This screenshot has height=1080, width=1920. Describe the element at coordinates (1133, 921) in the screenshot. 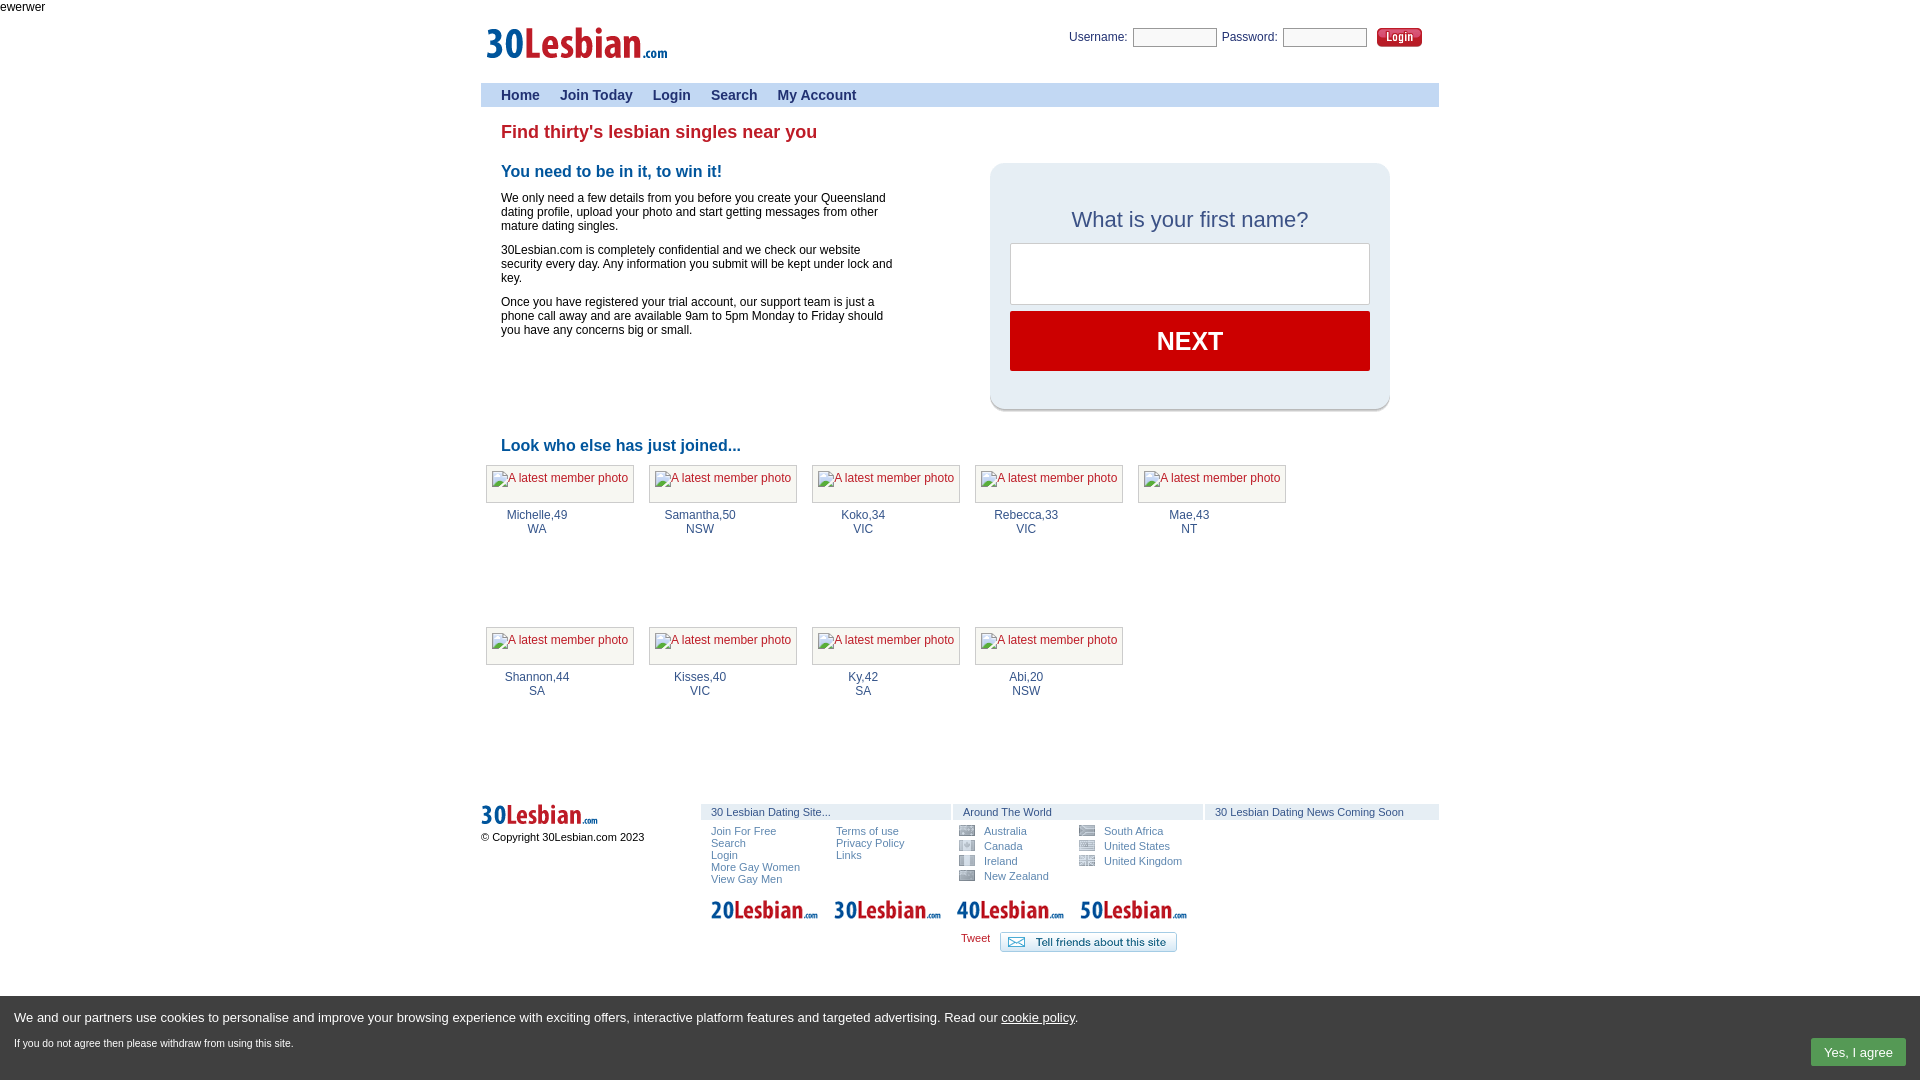

I see `'50 Lesbian Dating'` at that location.